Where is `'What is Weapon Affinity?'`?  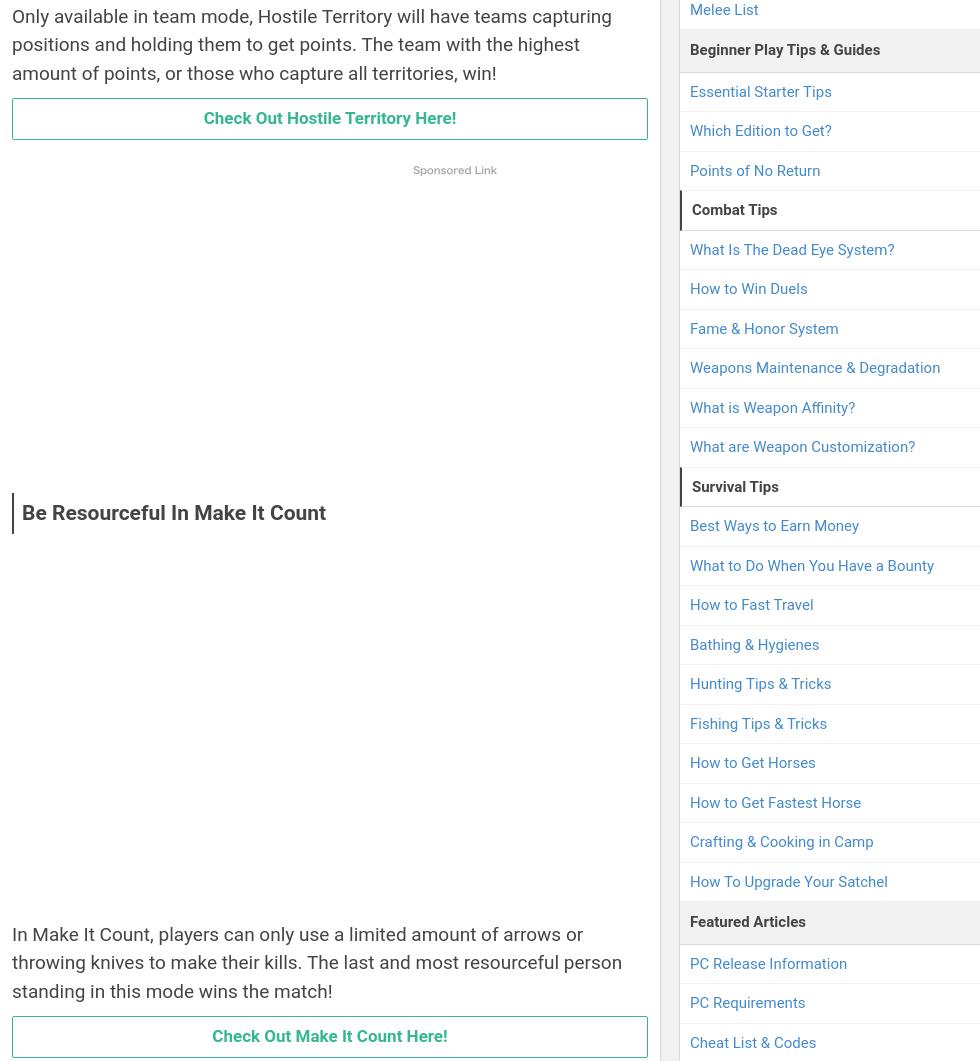
'What is Weapon Affinity?' is located at coordinates (690, 406).